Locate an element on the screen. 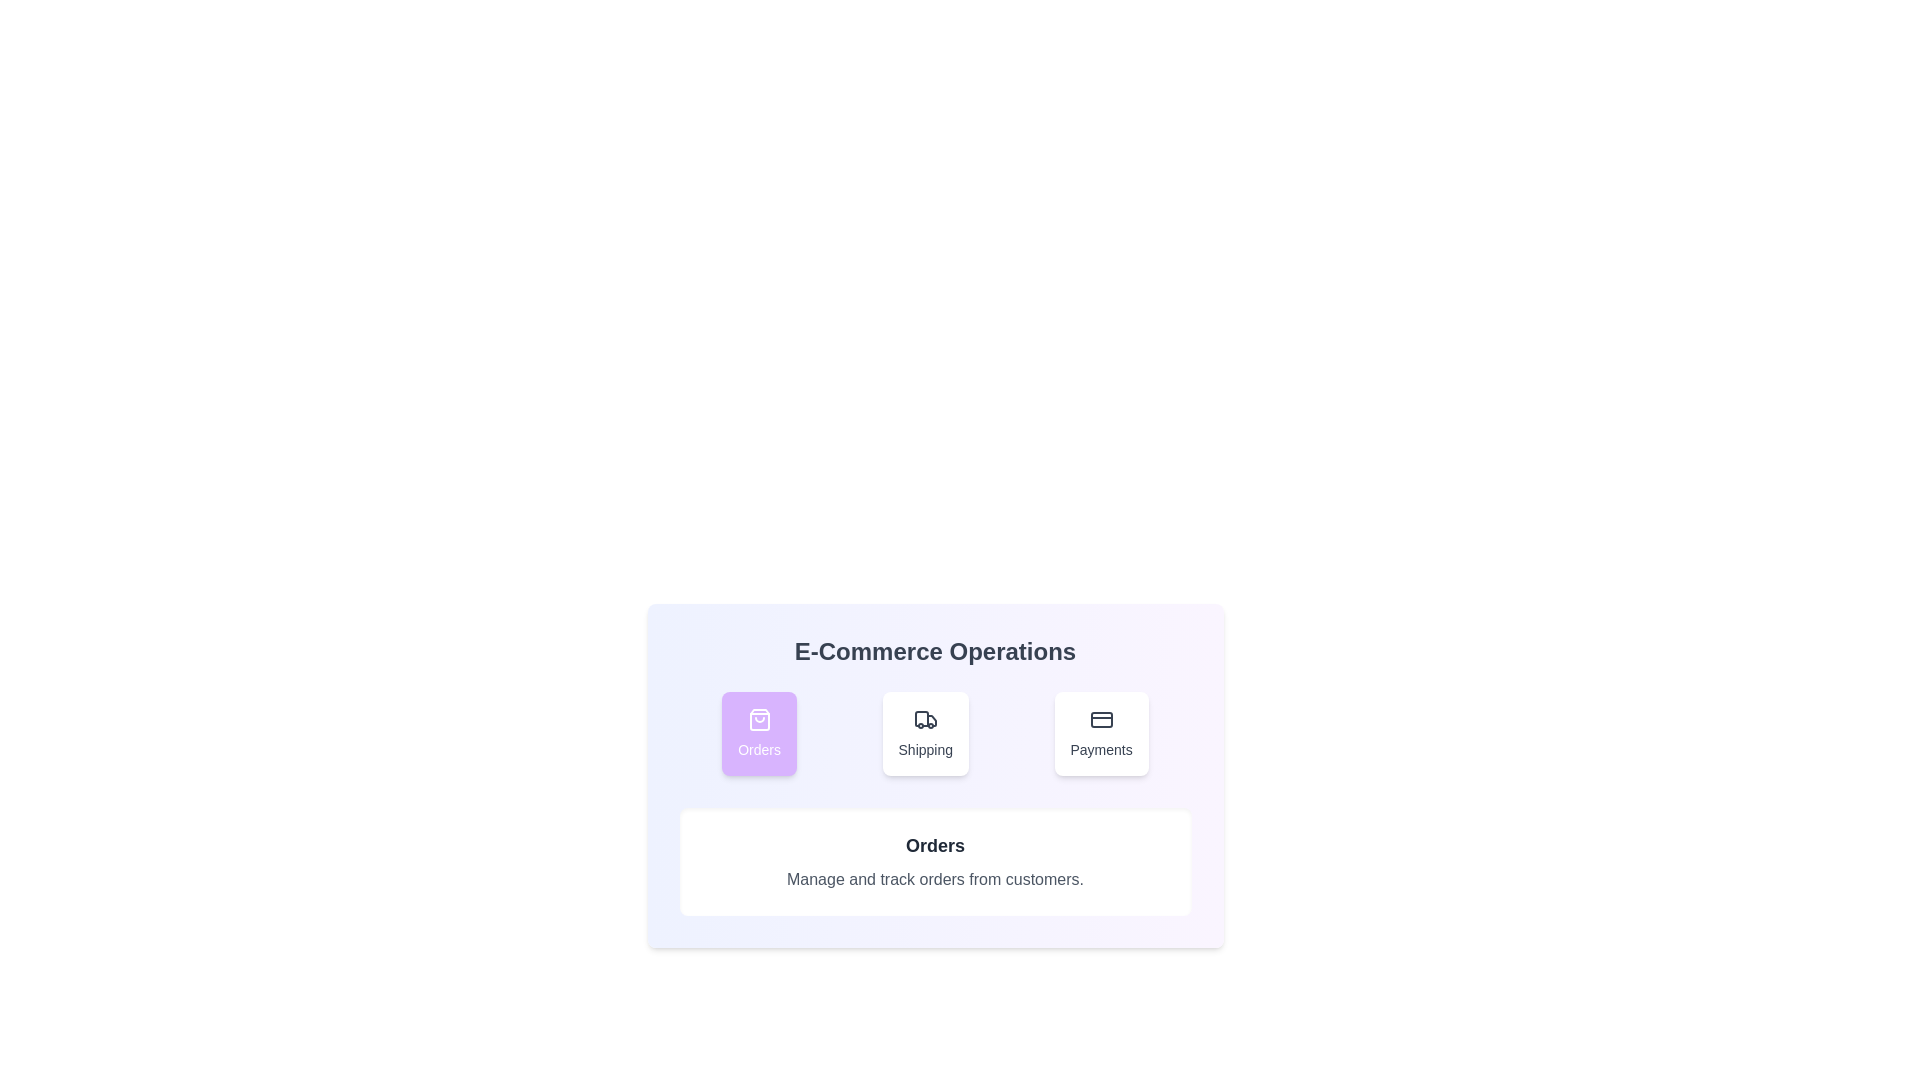 The width and height of the screenshot is (1920, 1080). the button displaying a truck icon labeled 'Shipping' is located at coordinates (924, 733).